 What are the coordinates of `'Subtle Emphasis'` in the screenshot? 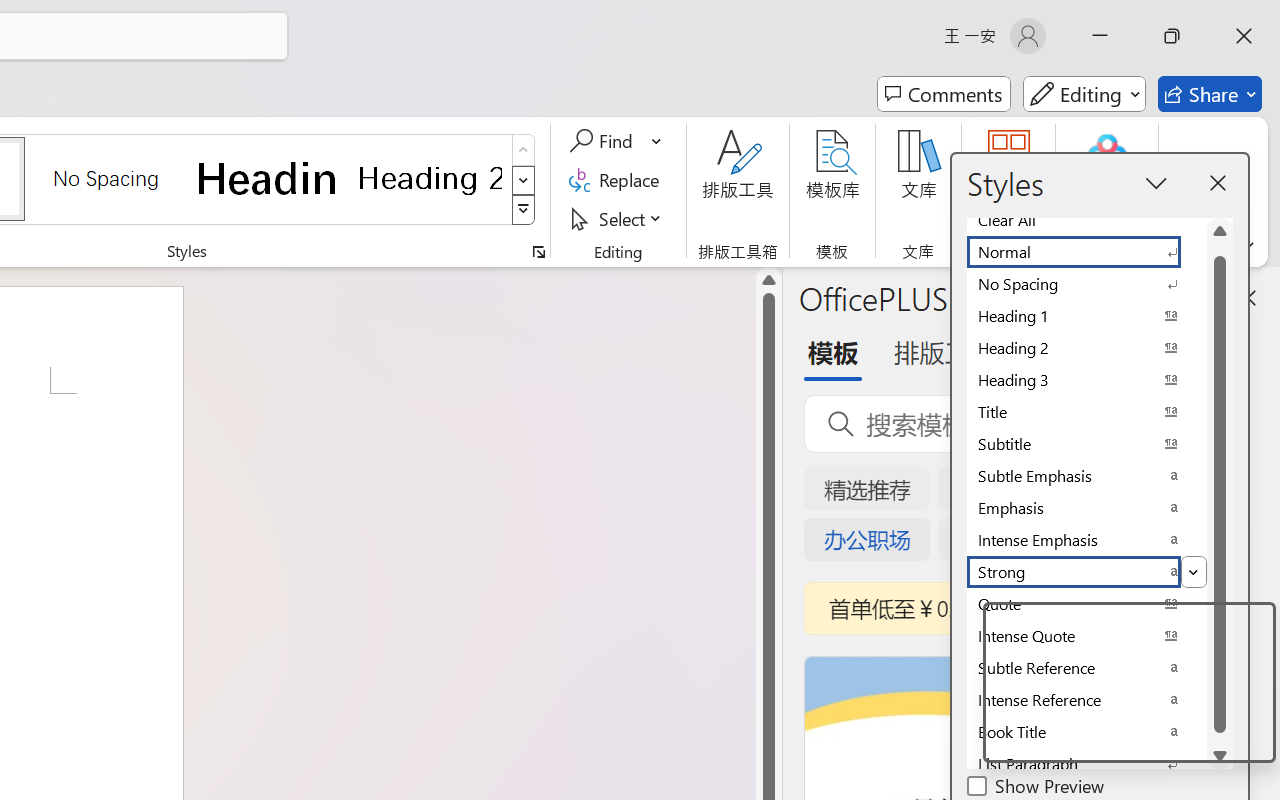 It's located at (1085, 476).